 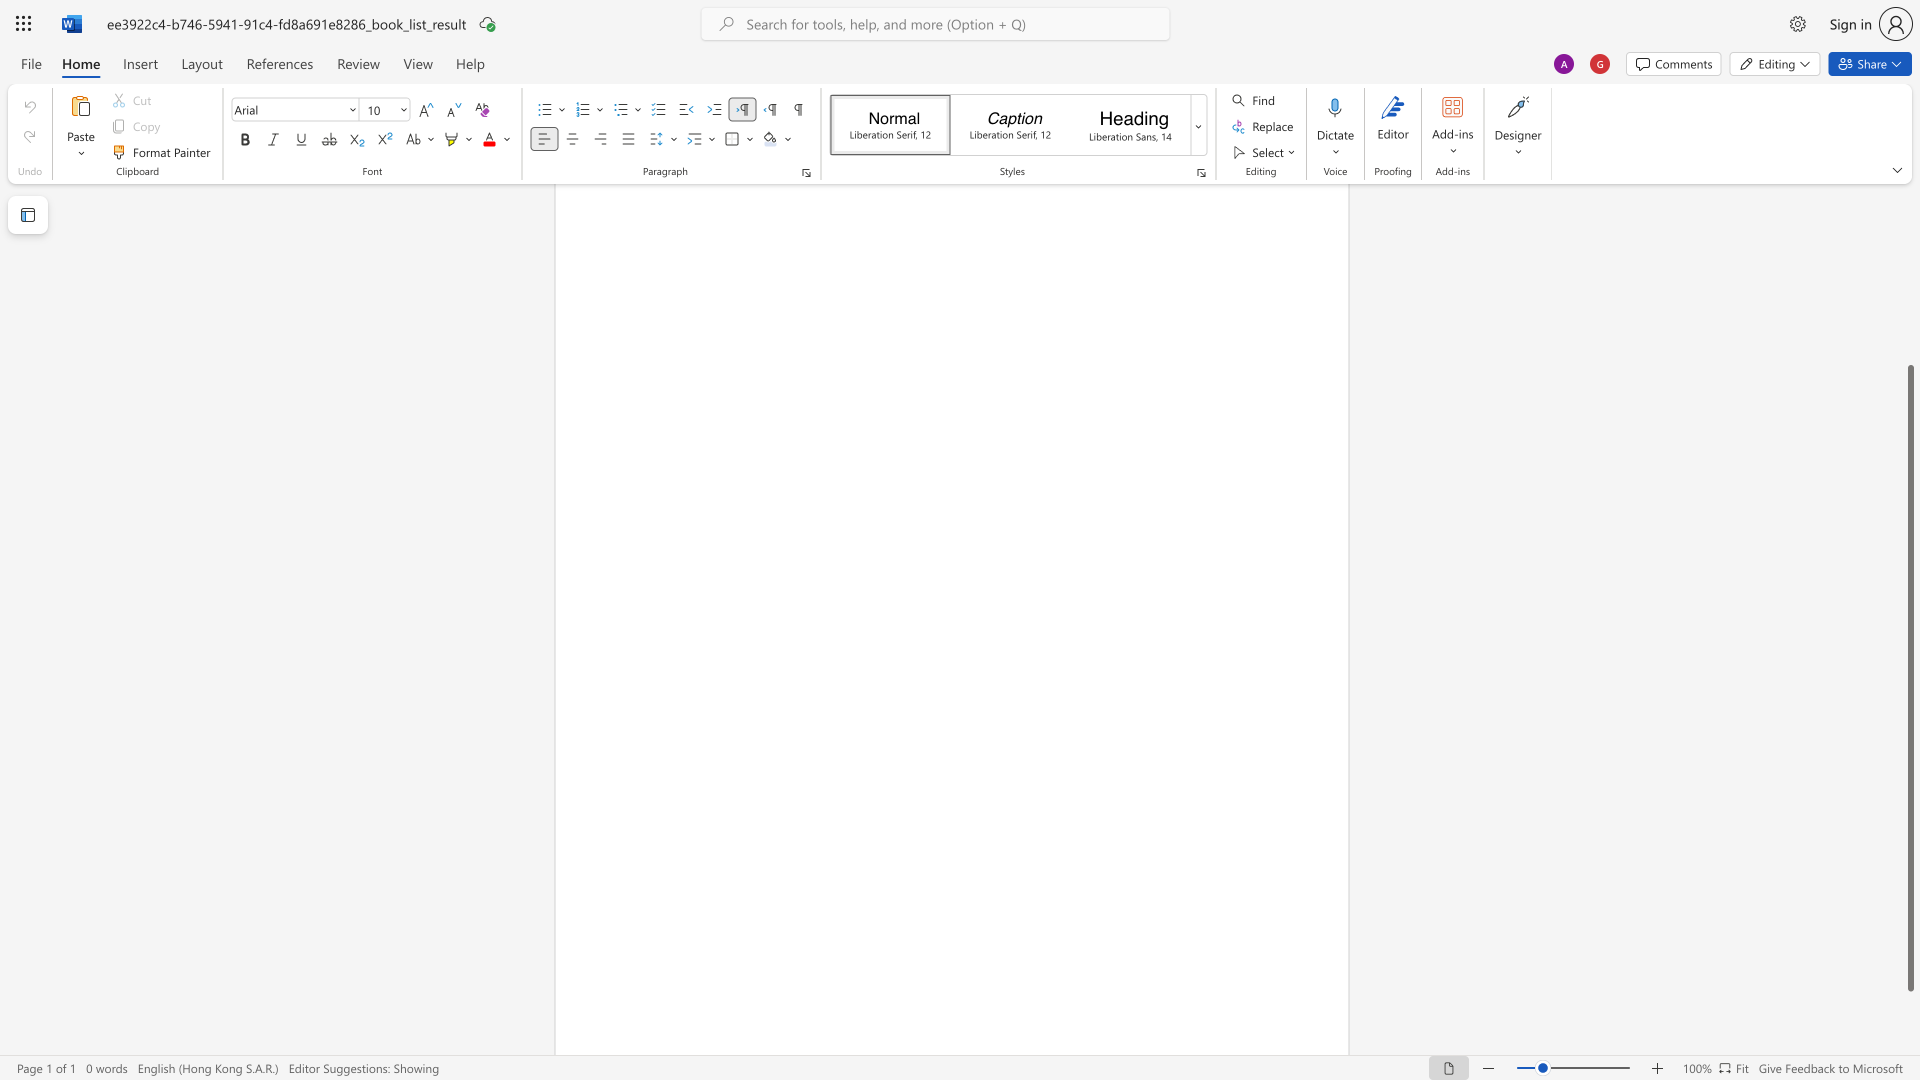 What do you see at coordinates (1909, 238) in the screenshot?
I see `the scrollbar to move the view up` at bounding box center [1909, 238].